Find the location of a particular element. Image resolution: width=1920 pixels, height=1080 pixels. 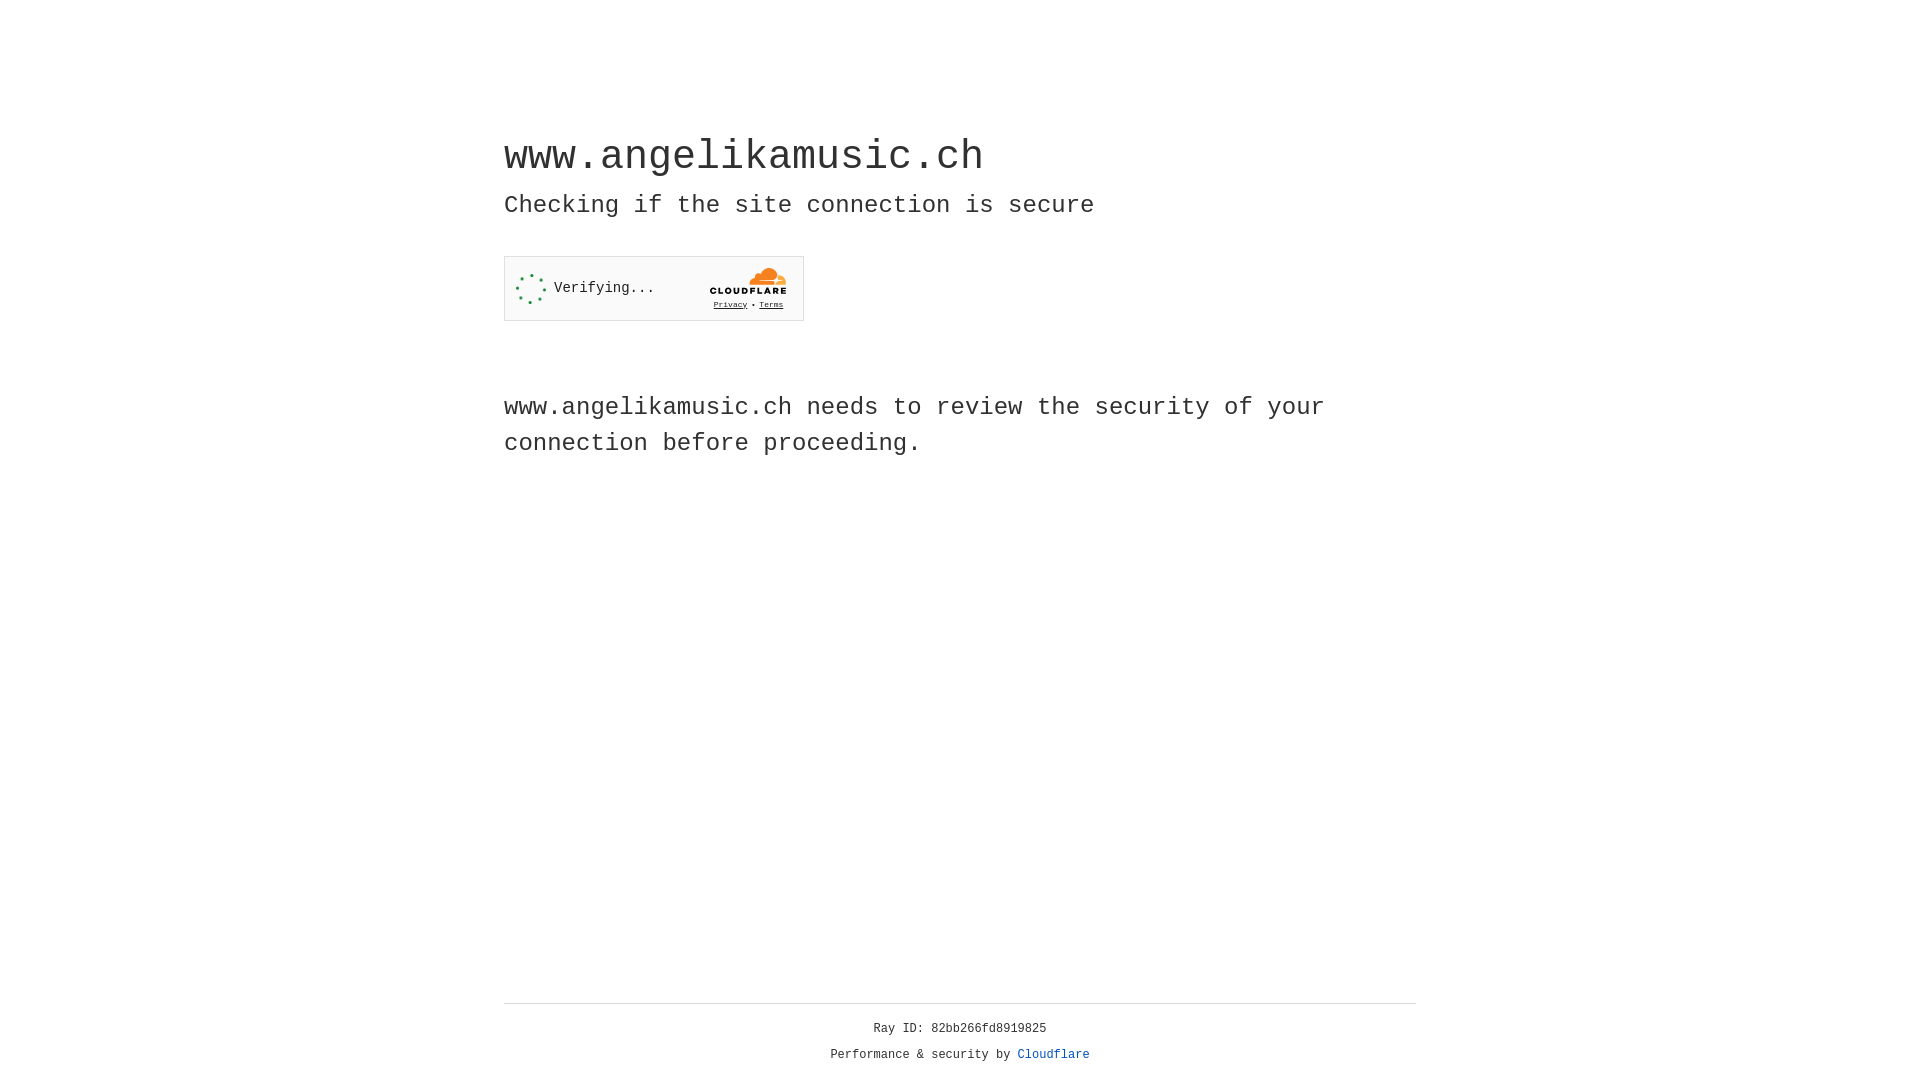

'Cloudflare' is located at coordinates (1053, 1054).